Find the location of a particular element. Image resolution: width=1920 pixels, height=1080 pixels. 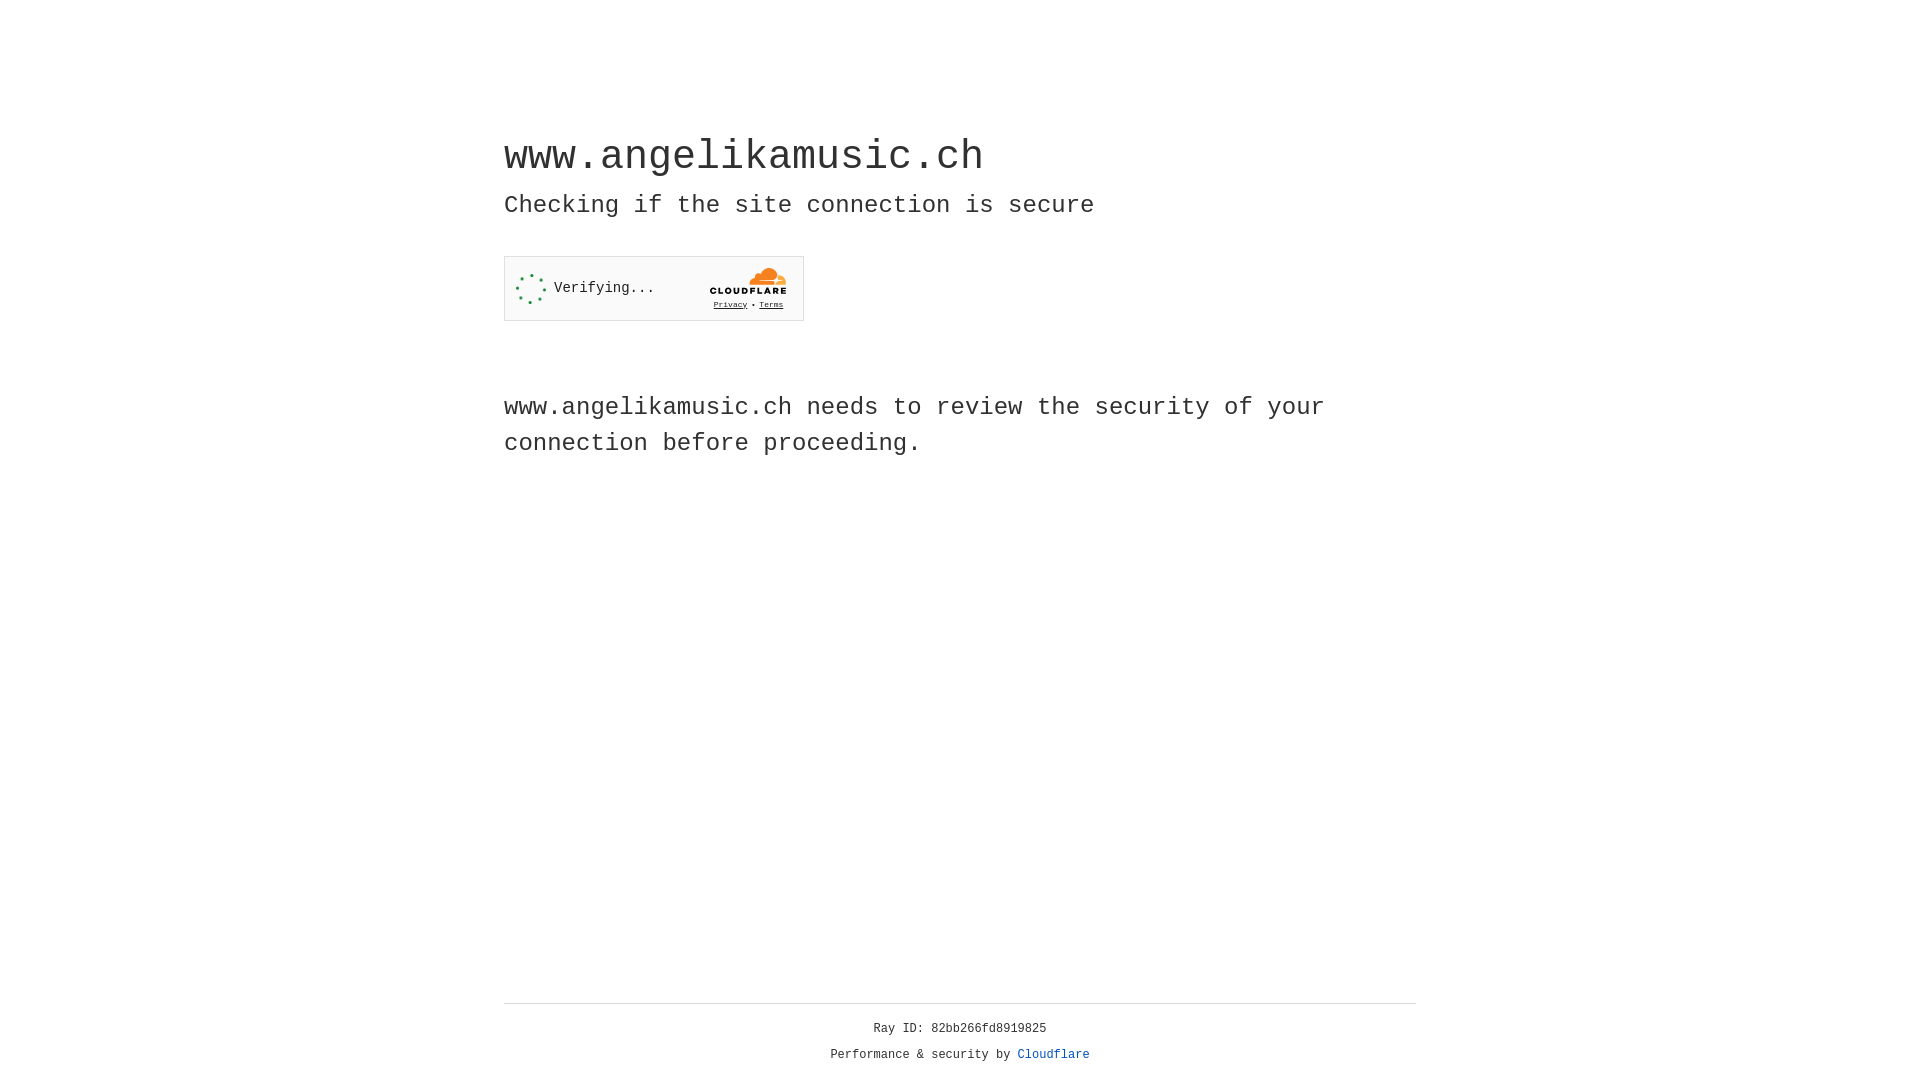

'Cloudflare' is located at coordinates (1053, 1054).